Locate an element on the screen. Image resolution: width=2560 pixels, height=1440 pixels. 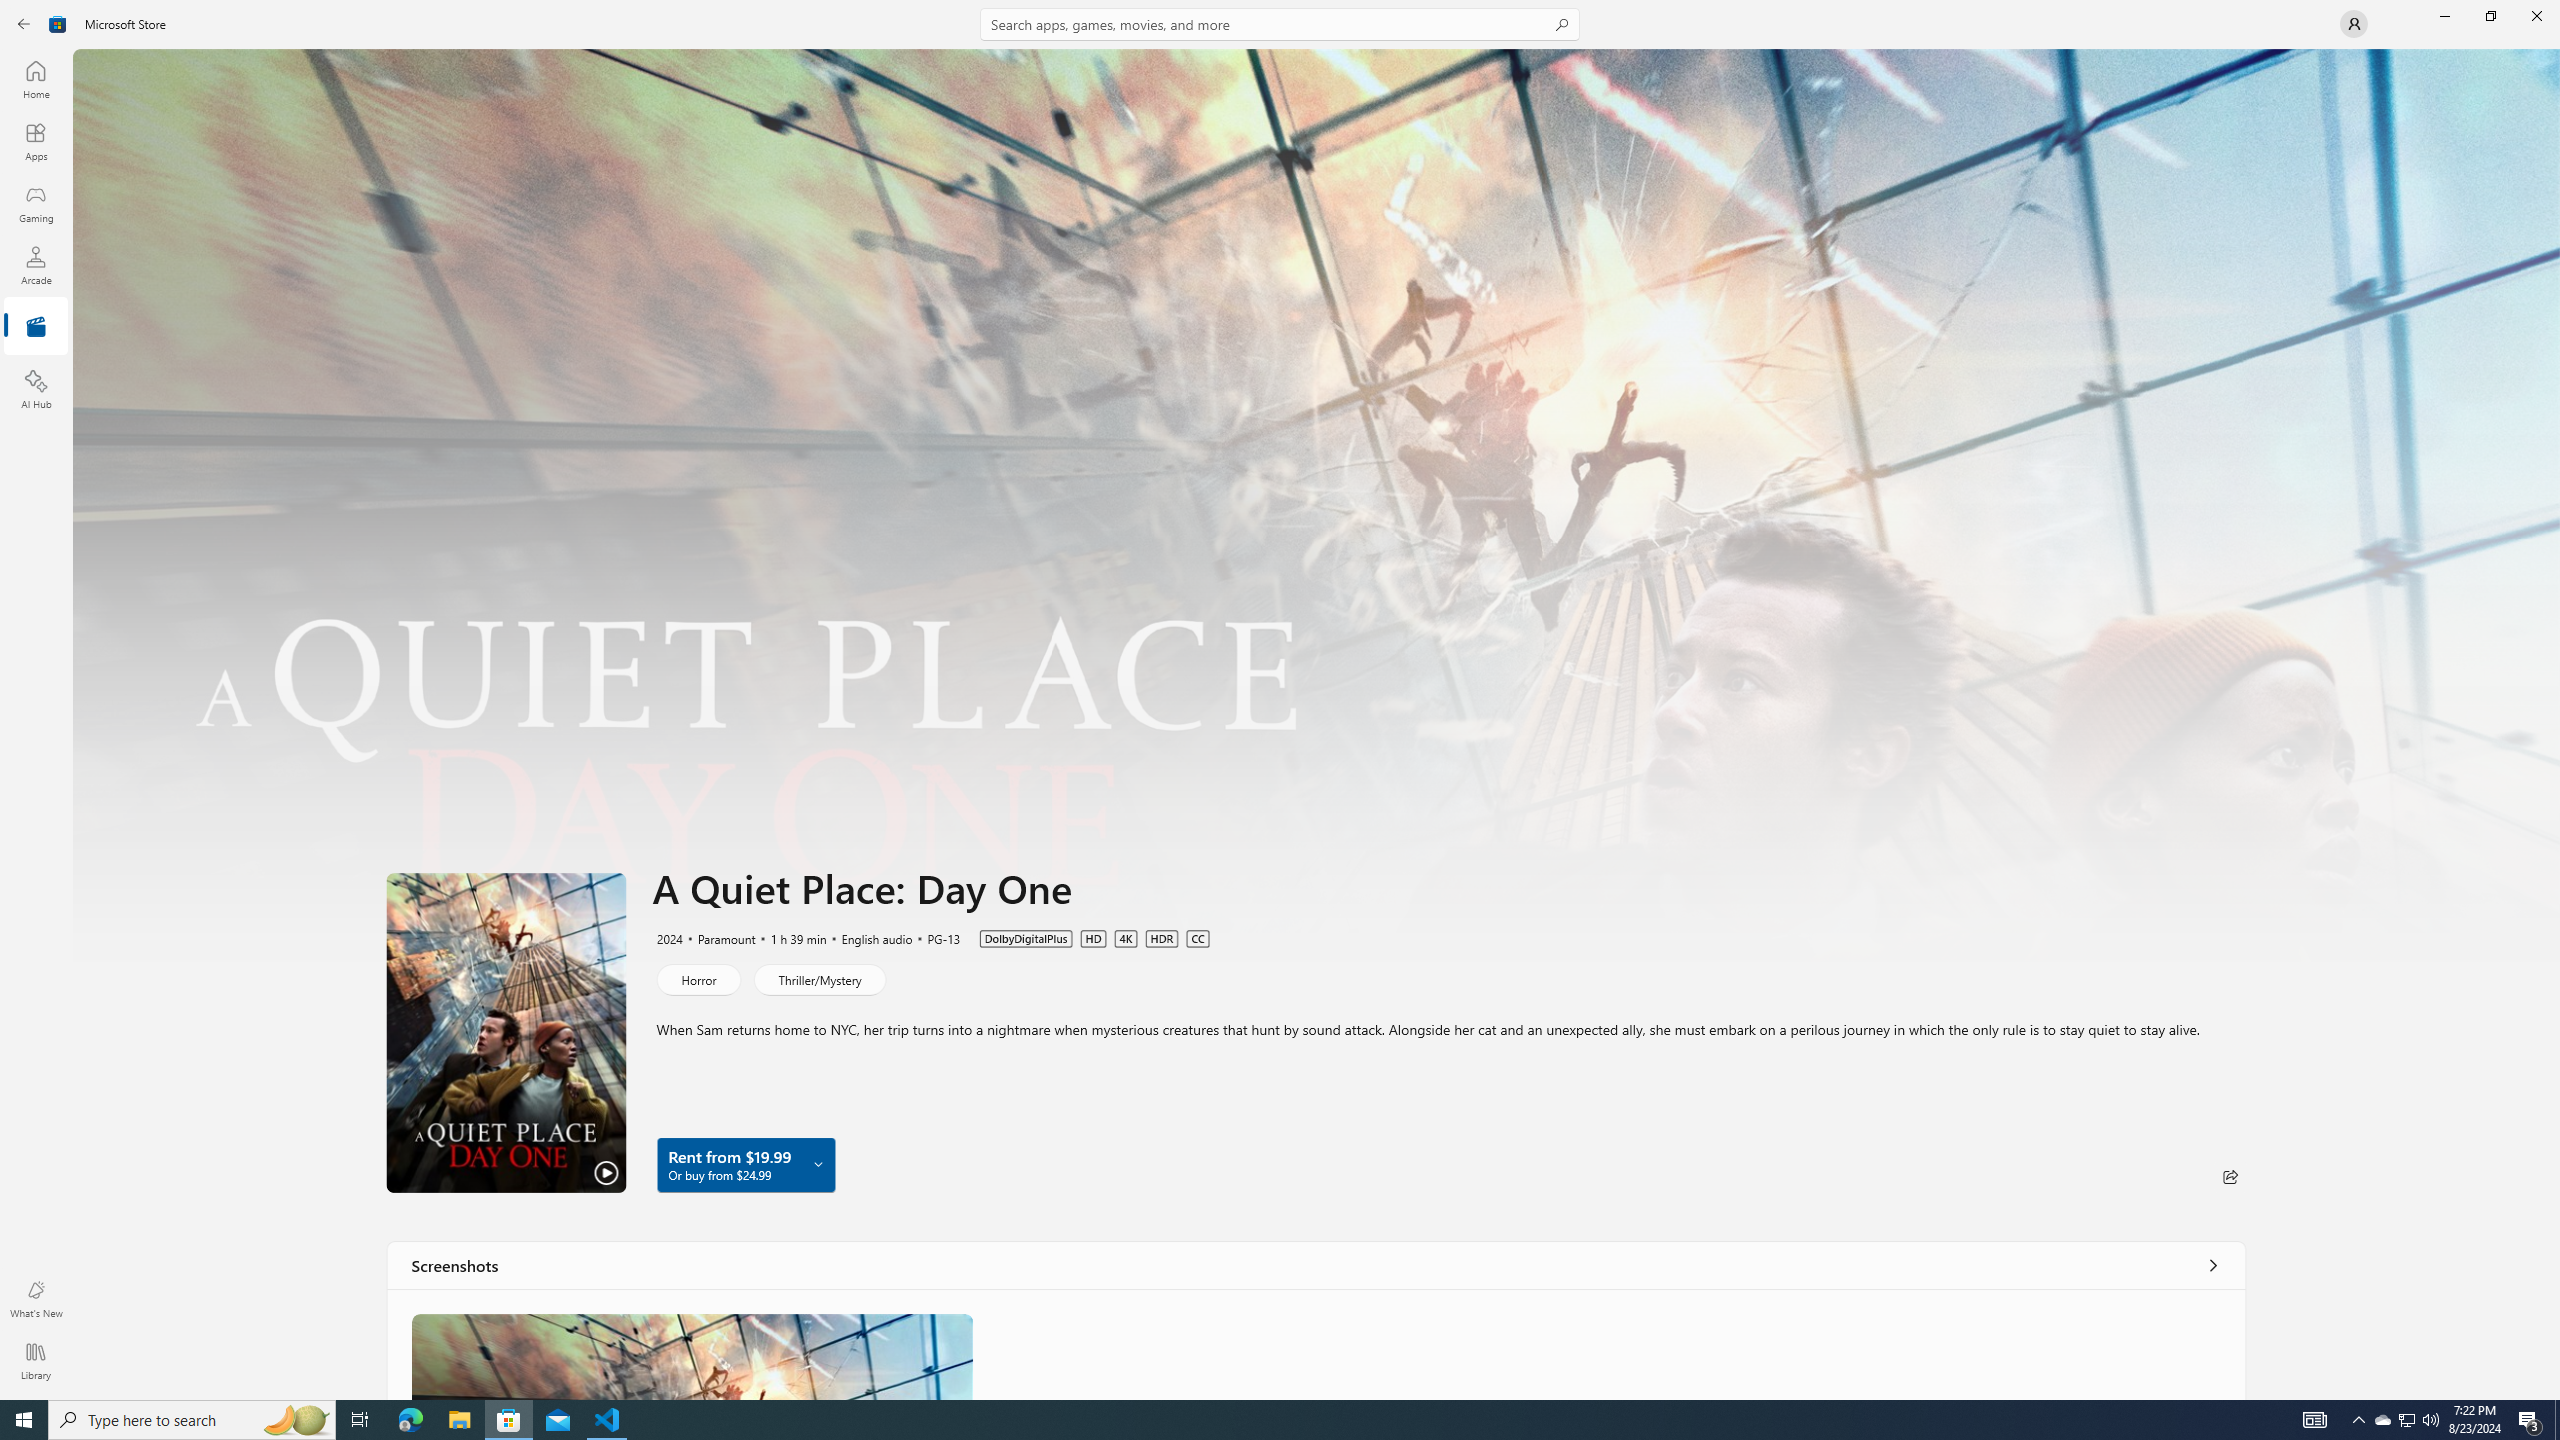
'Close Microsoft Store' is located at coordinates (2535, 15).